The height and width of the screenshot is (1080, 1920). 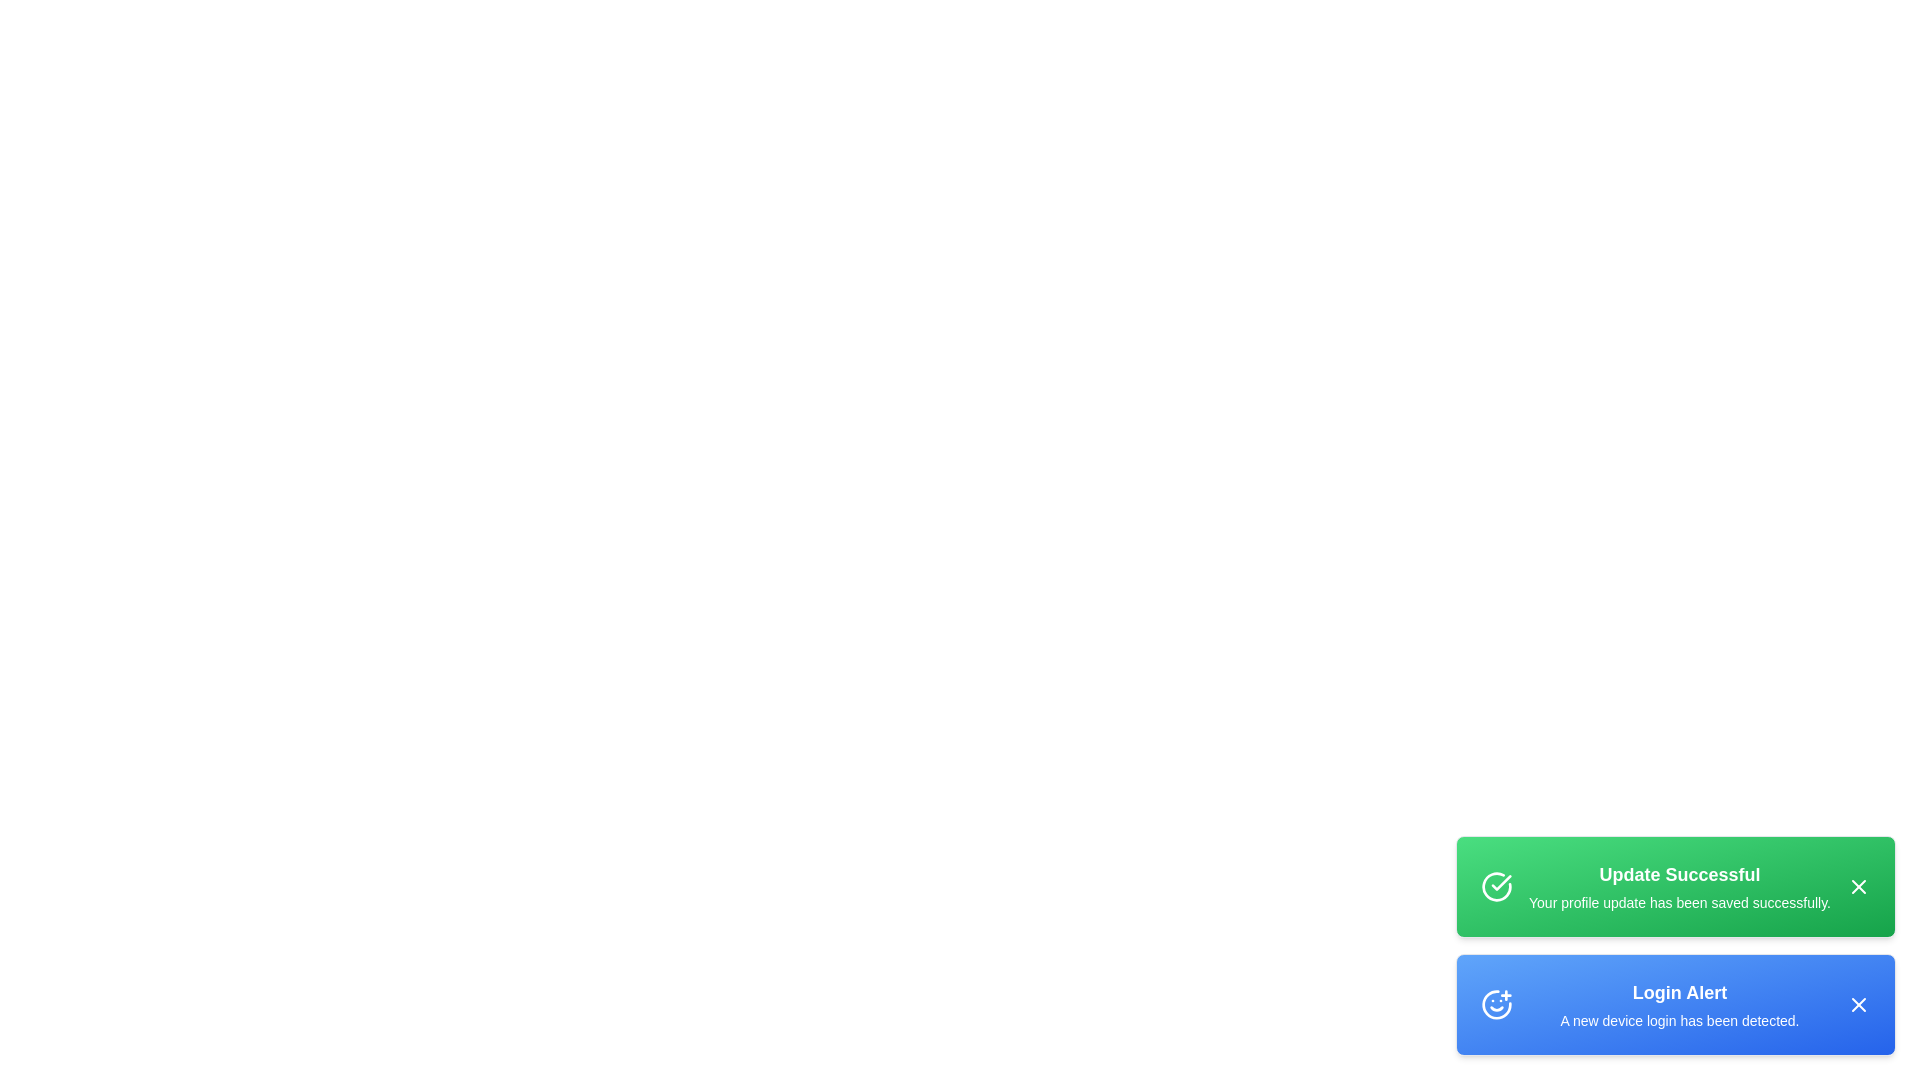 What do you see at coordinates (1675, 886) in the screenshot?
I see `the 'Update Successful' message to focus on it` at bounding box center [1675, 886].